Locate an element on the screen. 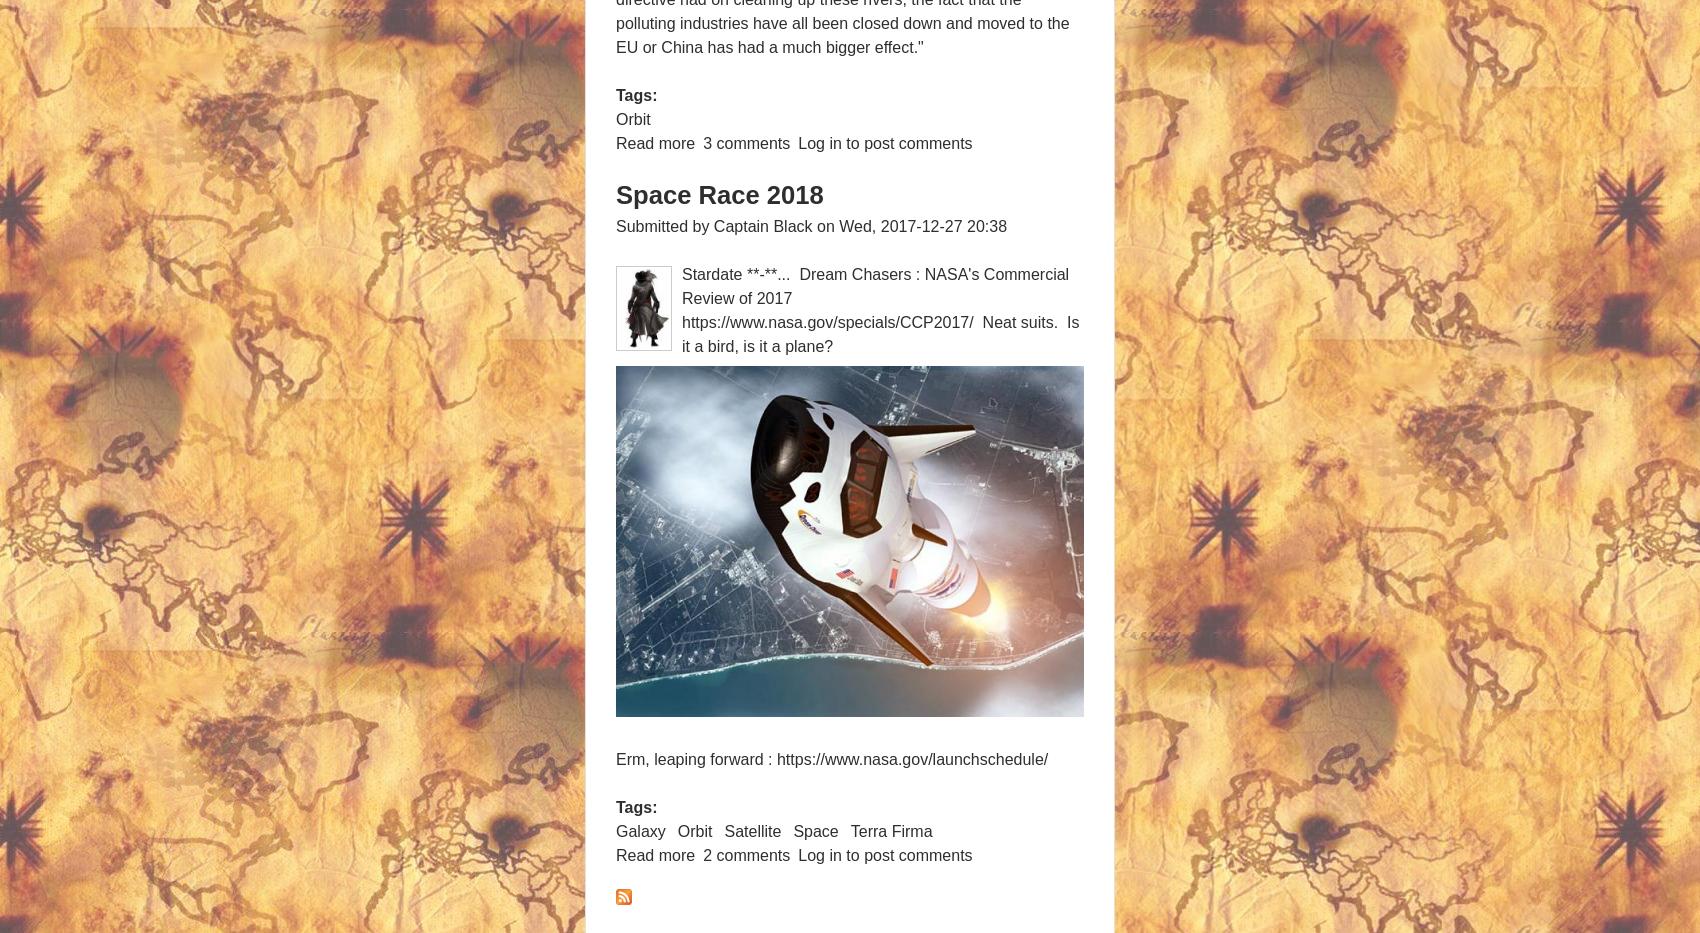  'Erm, leaping forward :' is located at coordinates (615, 757).